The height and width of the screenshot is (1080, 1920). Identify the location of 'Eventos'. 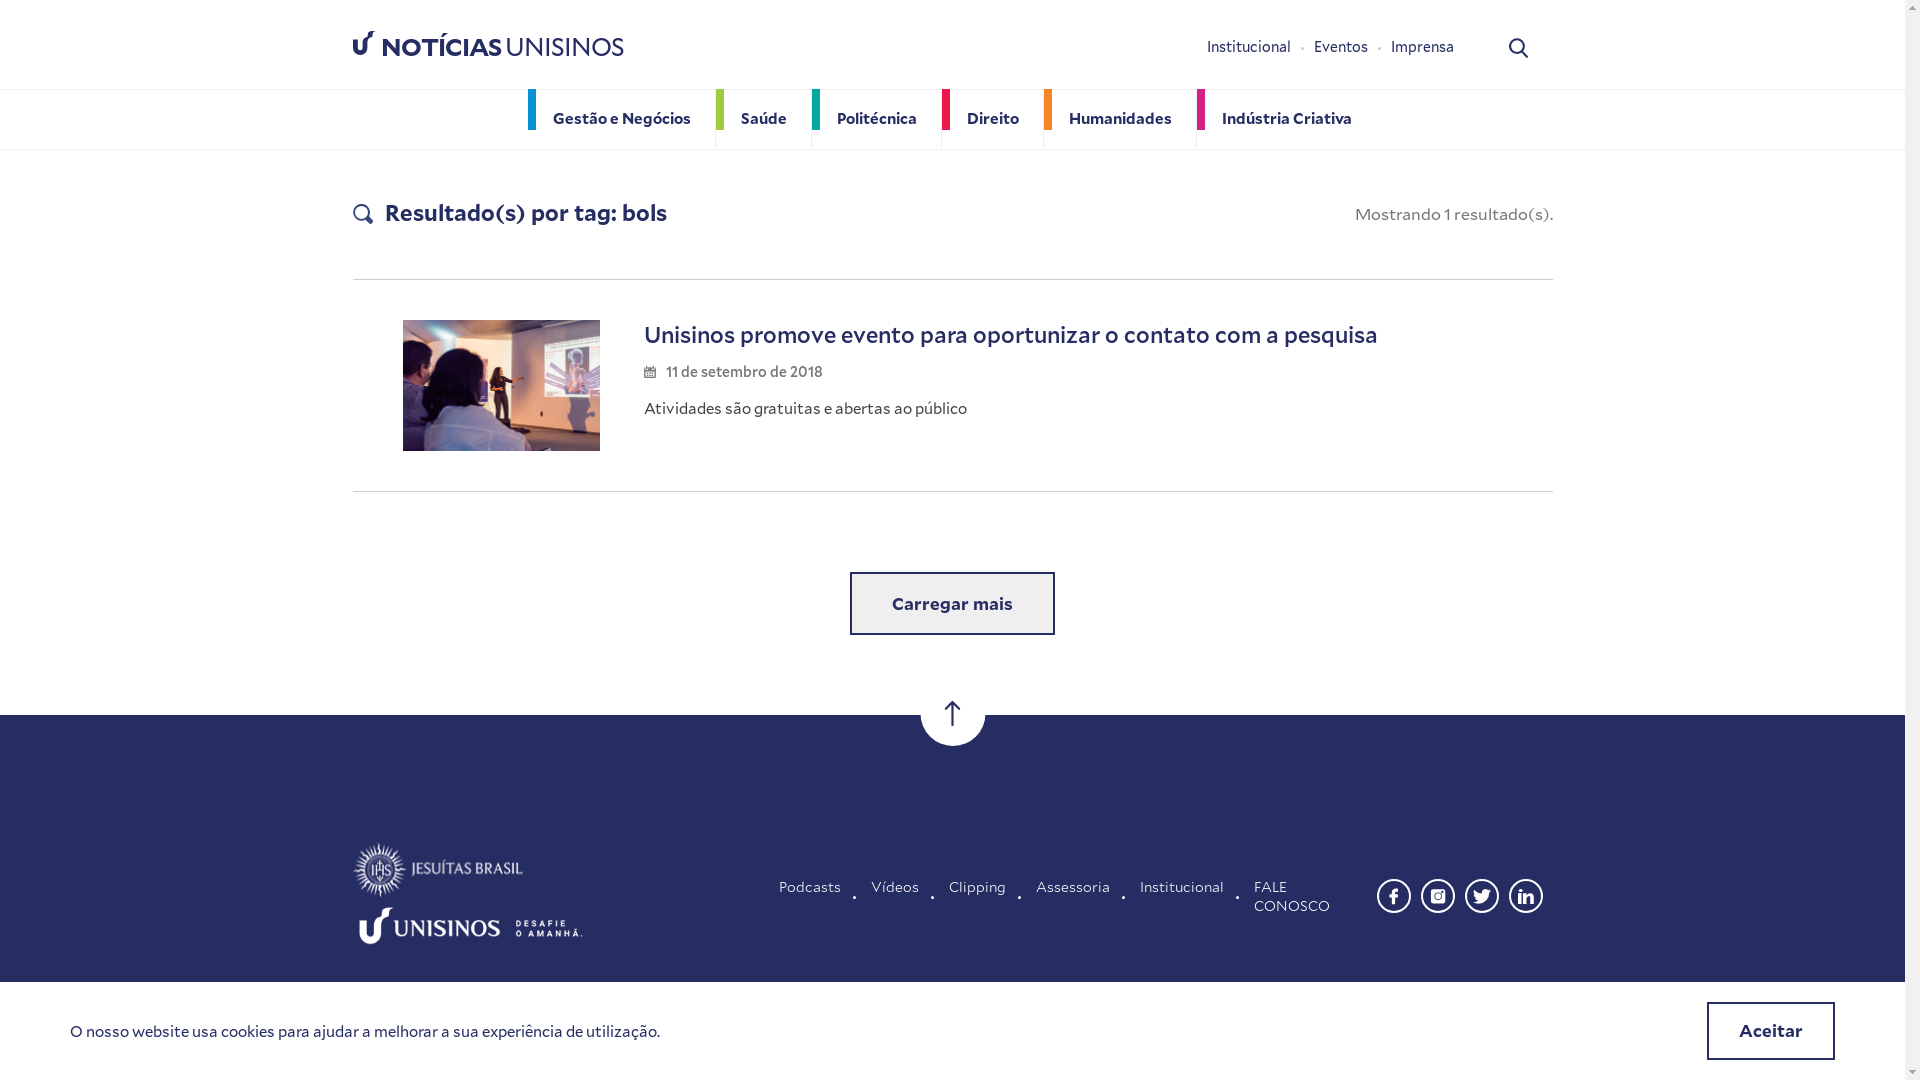
(1352, 45).